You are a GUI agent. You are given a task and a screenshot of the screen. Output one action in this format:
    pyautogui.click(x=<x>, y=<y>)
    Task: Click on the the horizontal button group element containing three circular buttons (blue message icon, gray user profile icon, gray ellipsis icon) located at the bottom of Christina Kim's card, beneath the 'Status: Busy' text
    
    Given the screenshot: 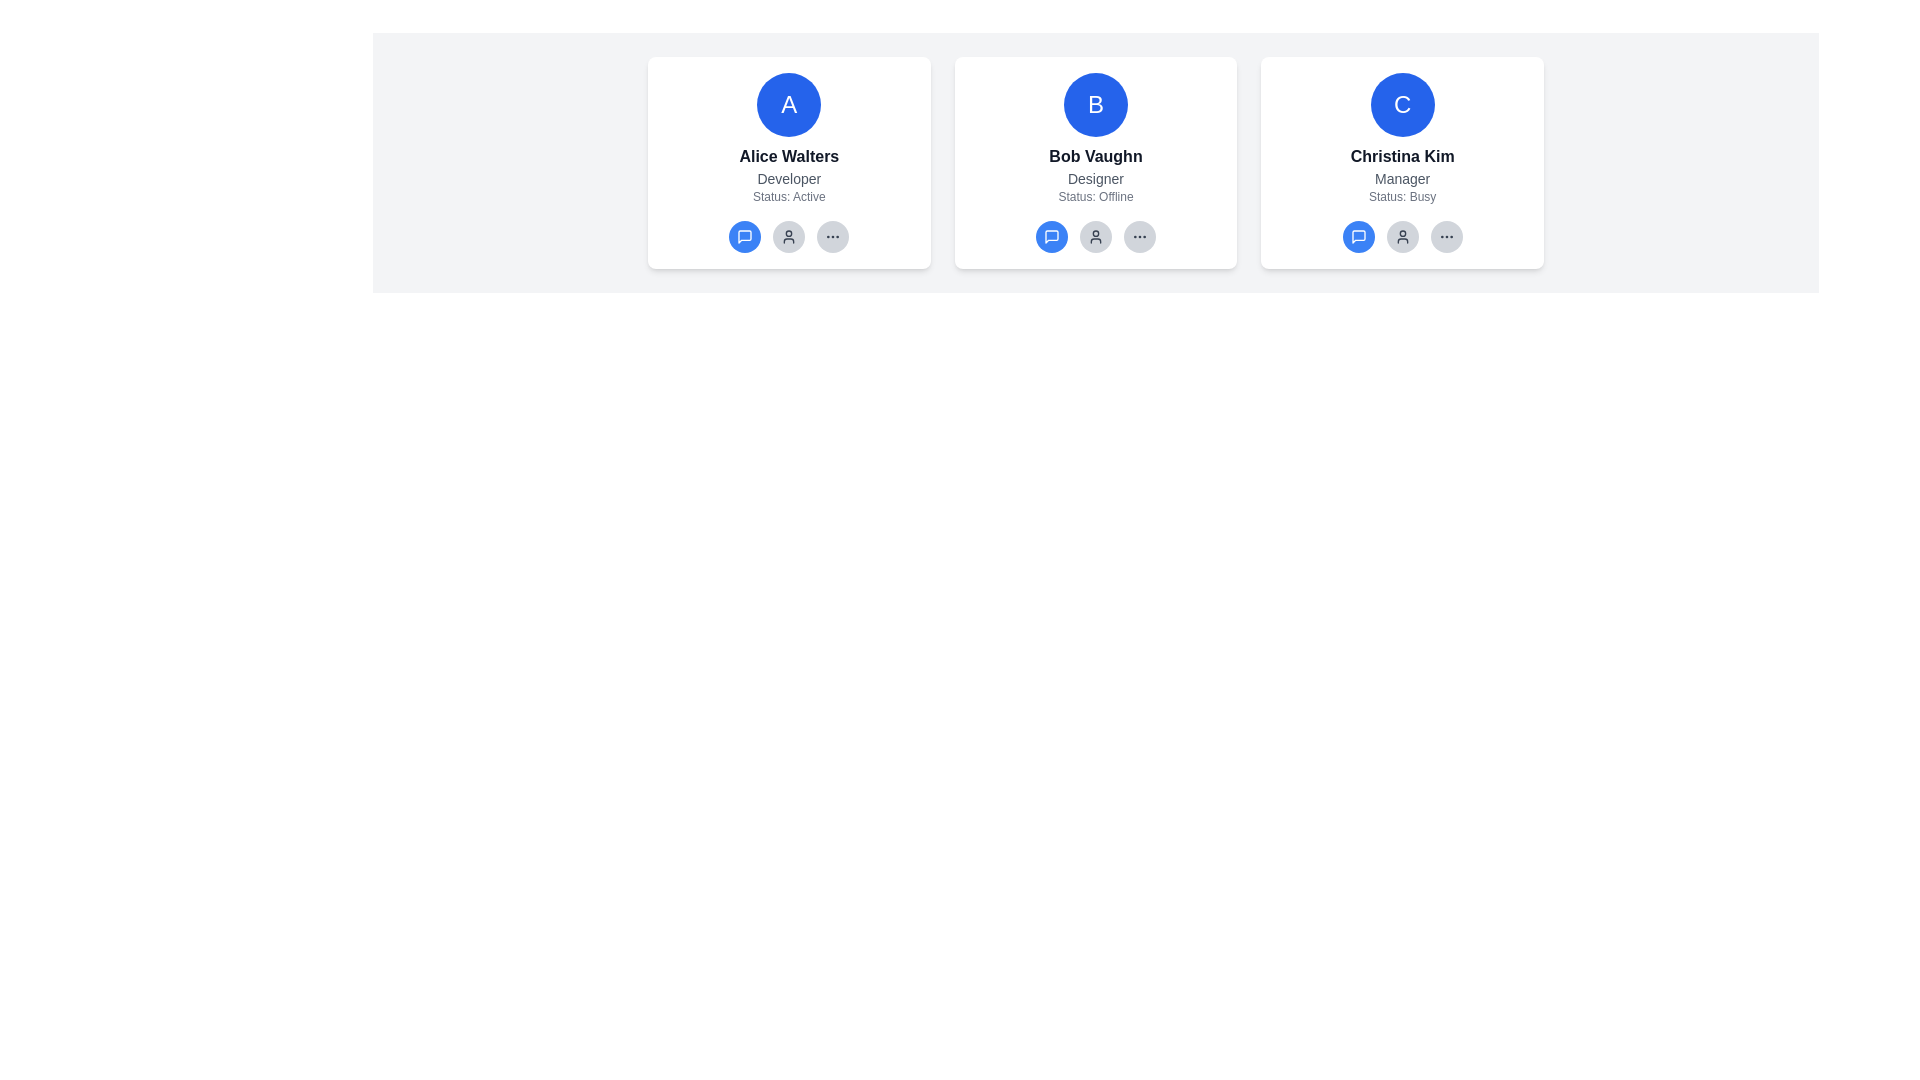 What is the action you would take?
    pyautogui.click(x=1401, y=235)
    